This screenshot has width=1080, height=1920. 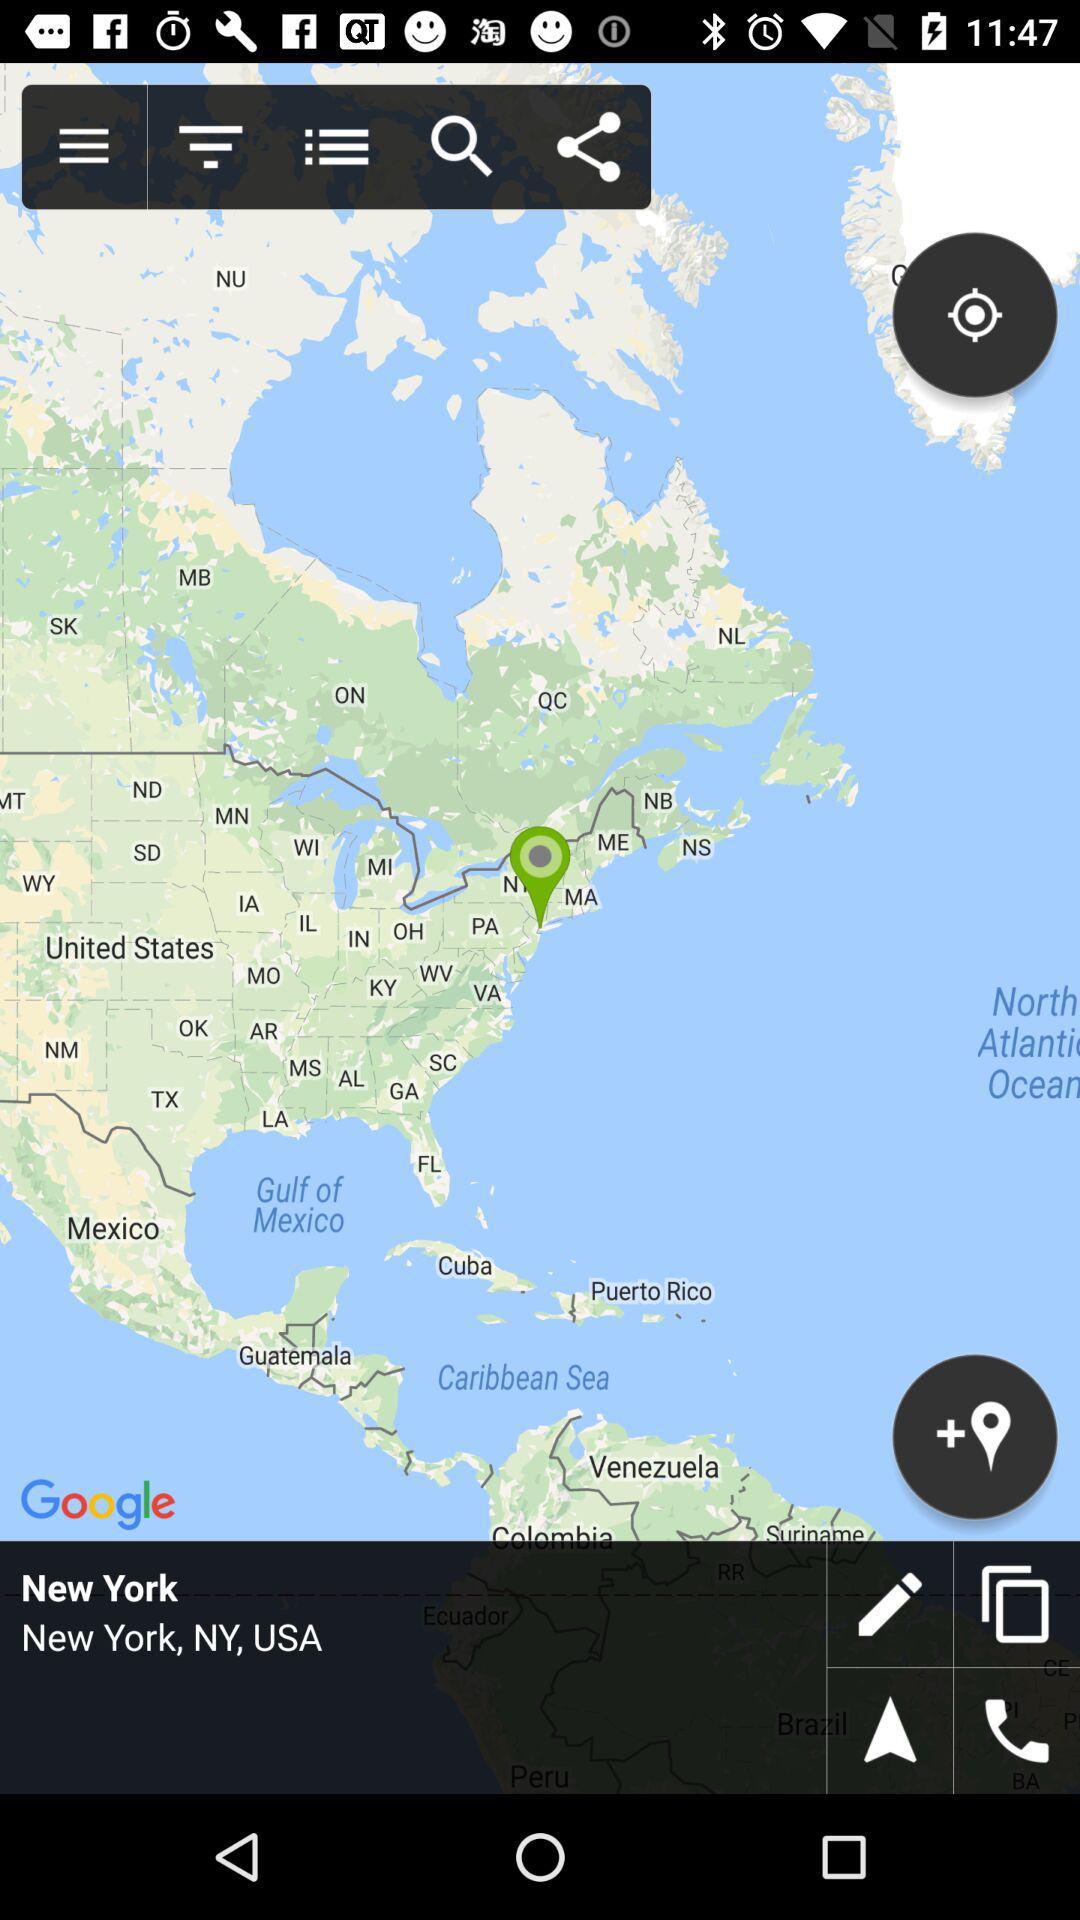 What do you see at coordinates (83, 146) in the screenshot?
I see `expand menu options` at bounding box center [83, 146].